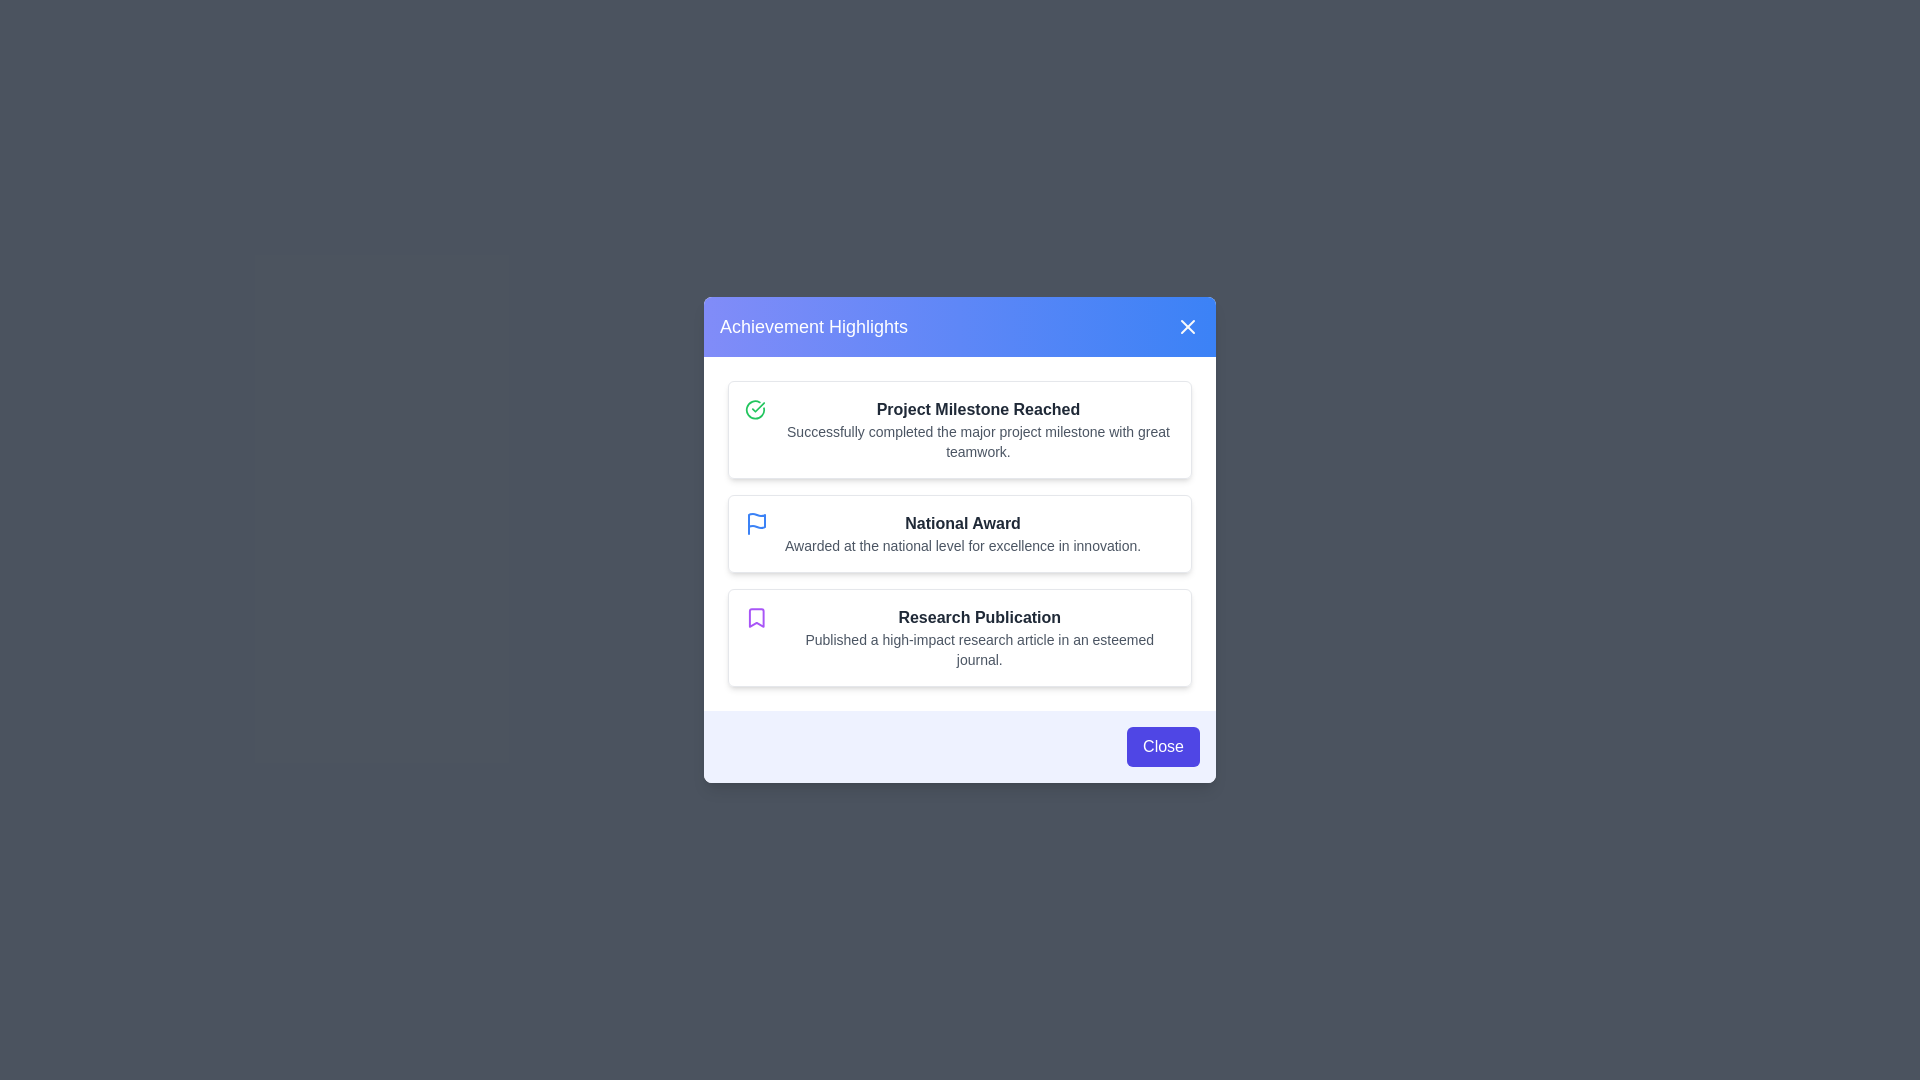 The width and height of the screenshot is (1920, 1080). Describe the element at coordinates (754, 408) in the screenshot. I see `the success indicator icon located at the top-left of the 'Achievement Highlights' modal, next to the text 'Project Milestone Reached'` at that location.